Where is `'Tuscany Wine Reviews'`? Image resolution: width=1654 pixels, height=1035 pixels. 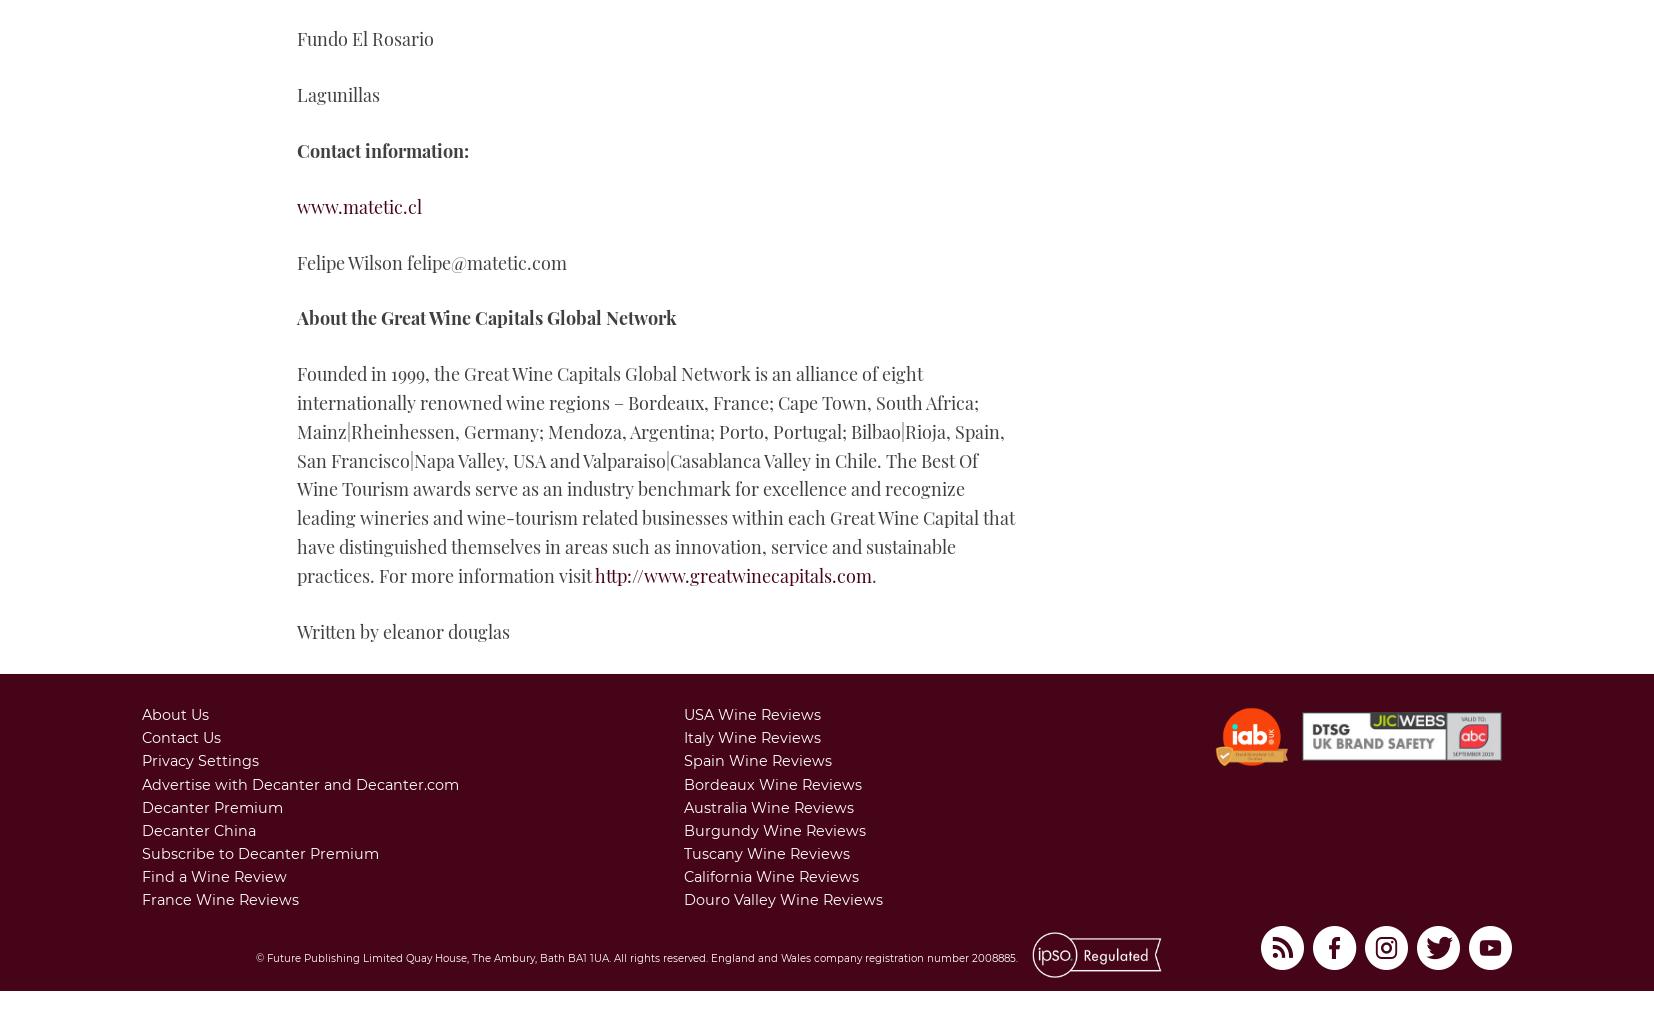
'Tuscany Wine Reviews' is located at coordinates (766, 852).